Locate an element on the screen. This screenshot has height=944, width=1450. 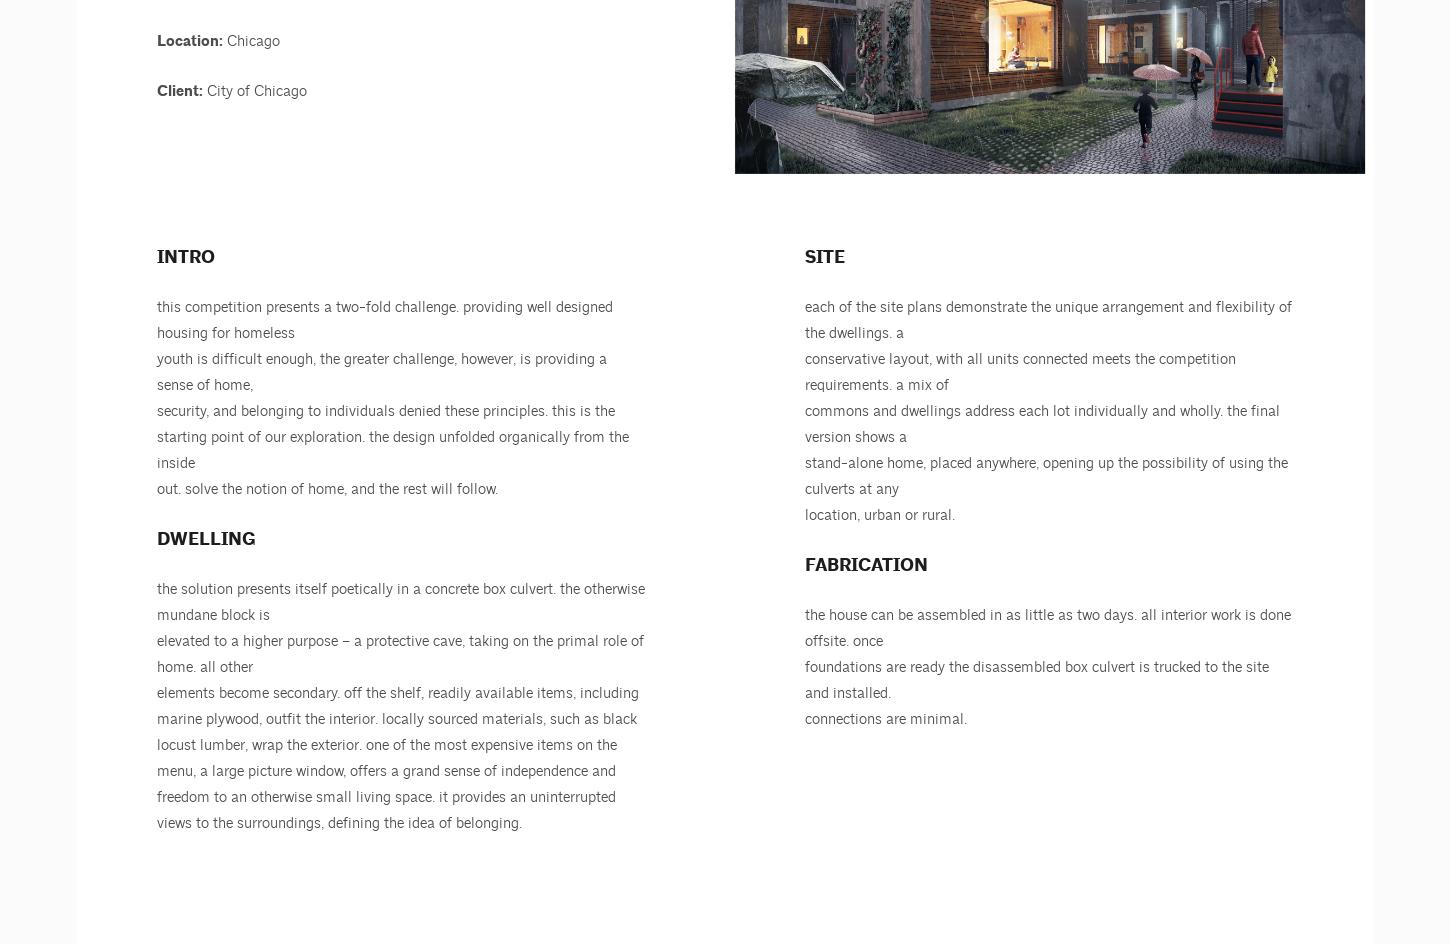
'this competition presents a two-fold challenge. providing well designed housing for homeless' is located at coordinates (383, 319).